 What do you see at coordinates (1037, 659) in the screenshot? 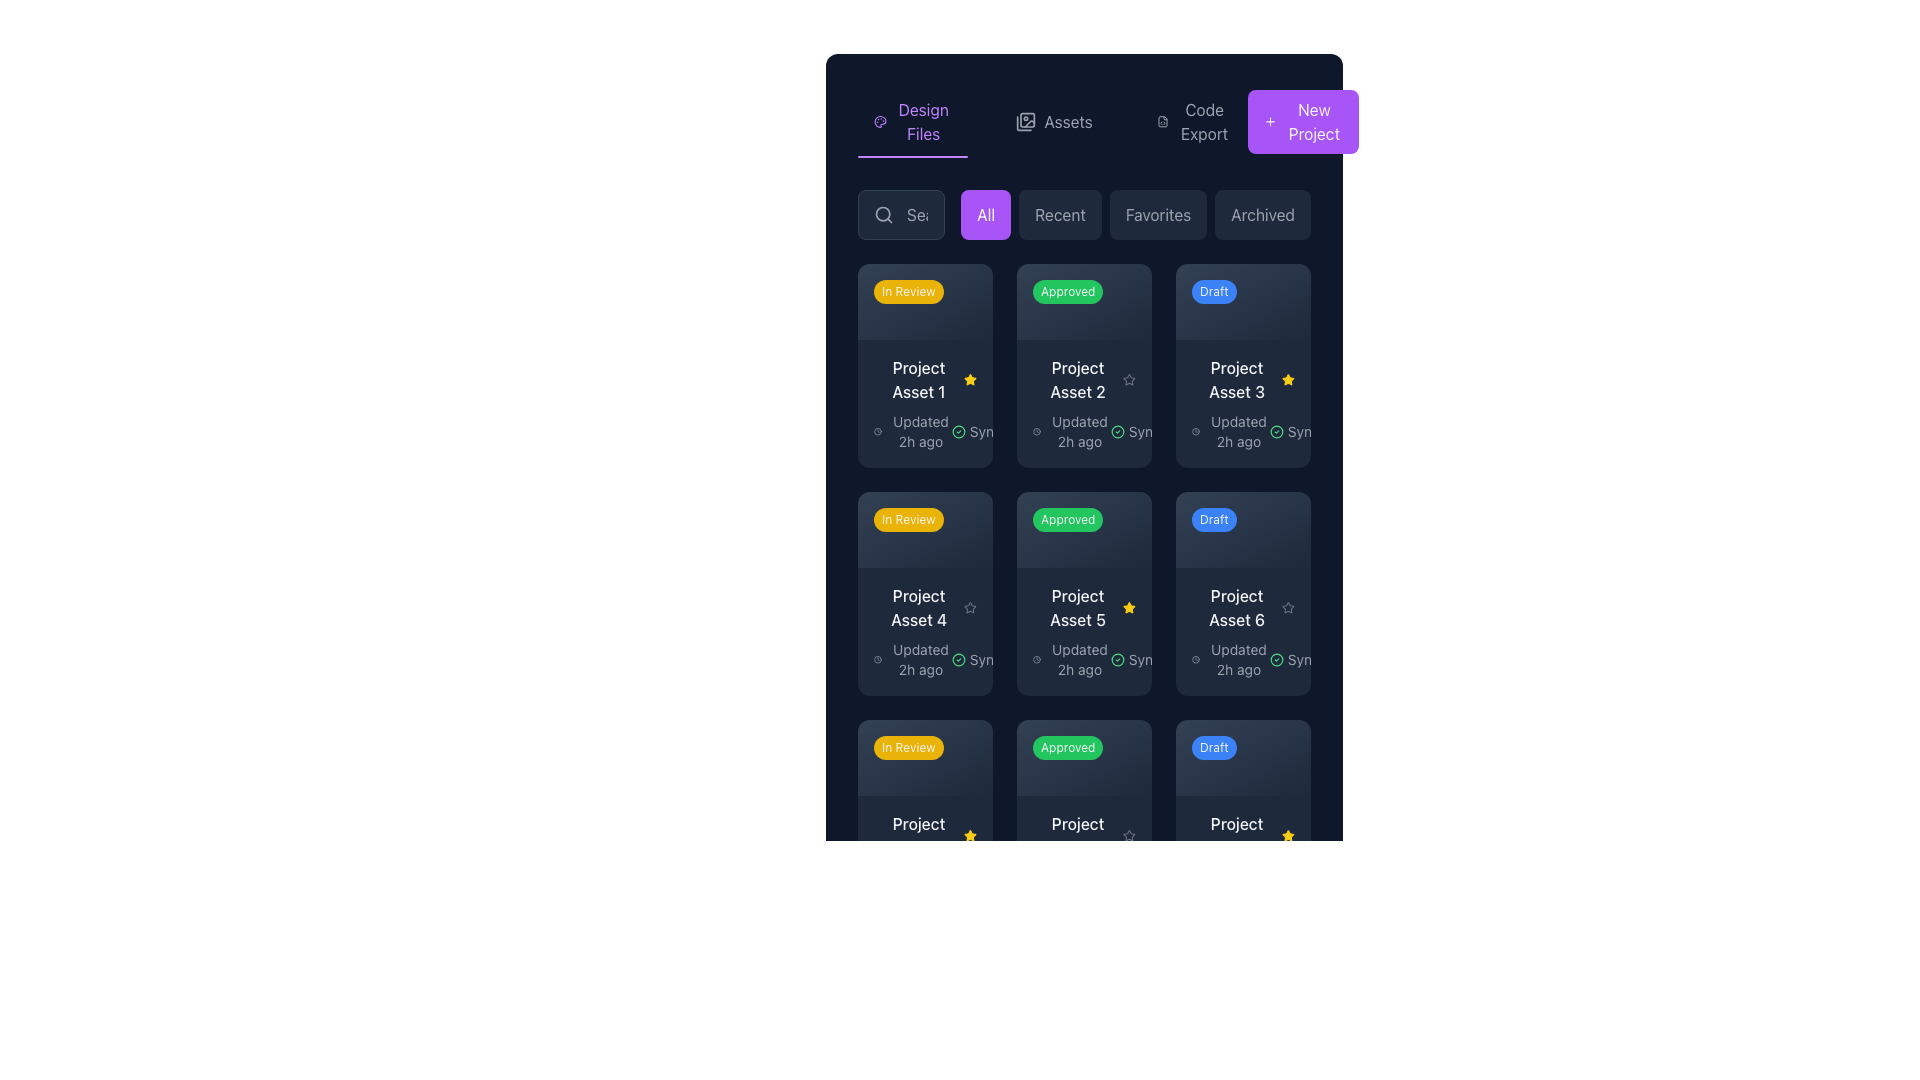
I see `the clock icon located to the left of the 'Updated 2h ago' text` at bounding box center [1037, 659].